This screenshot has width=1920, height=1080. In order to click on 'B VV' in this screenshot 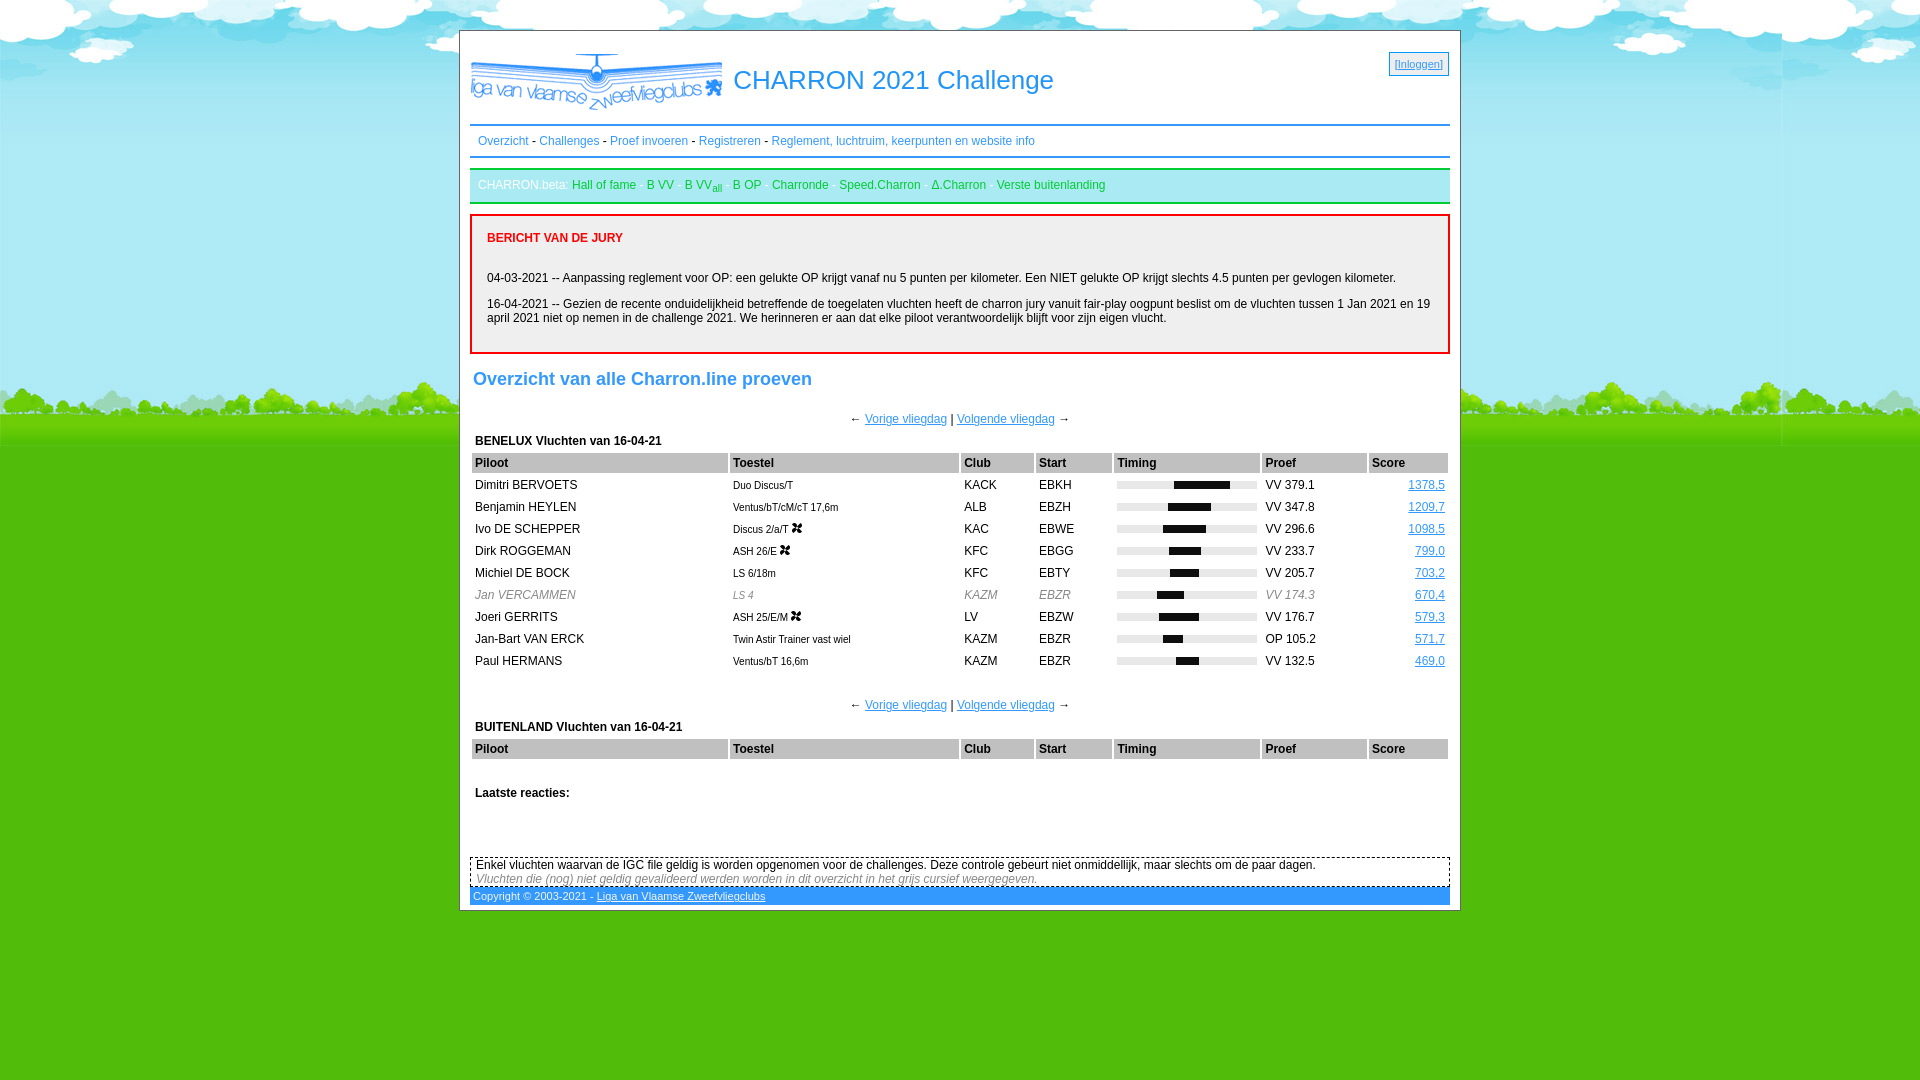, I will do `click(660, 185)`.